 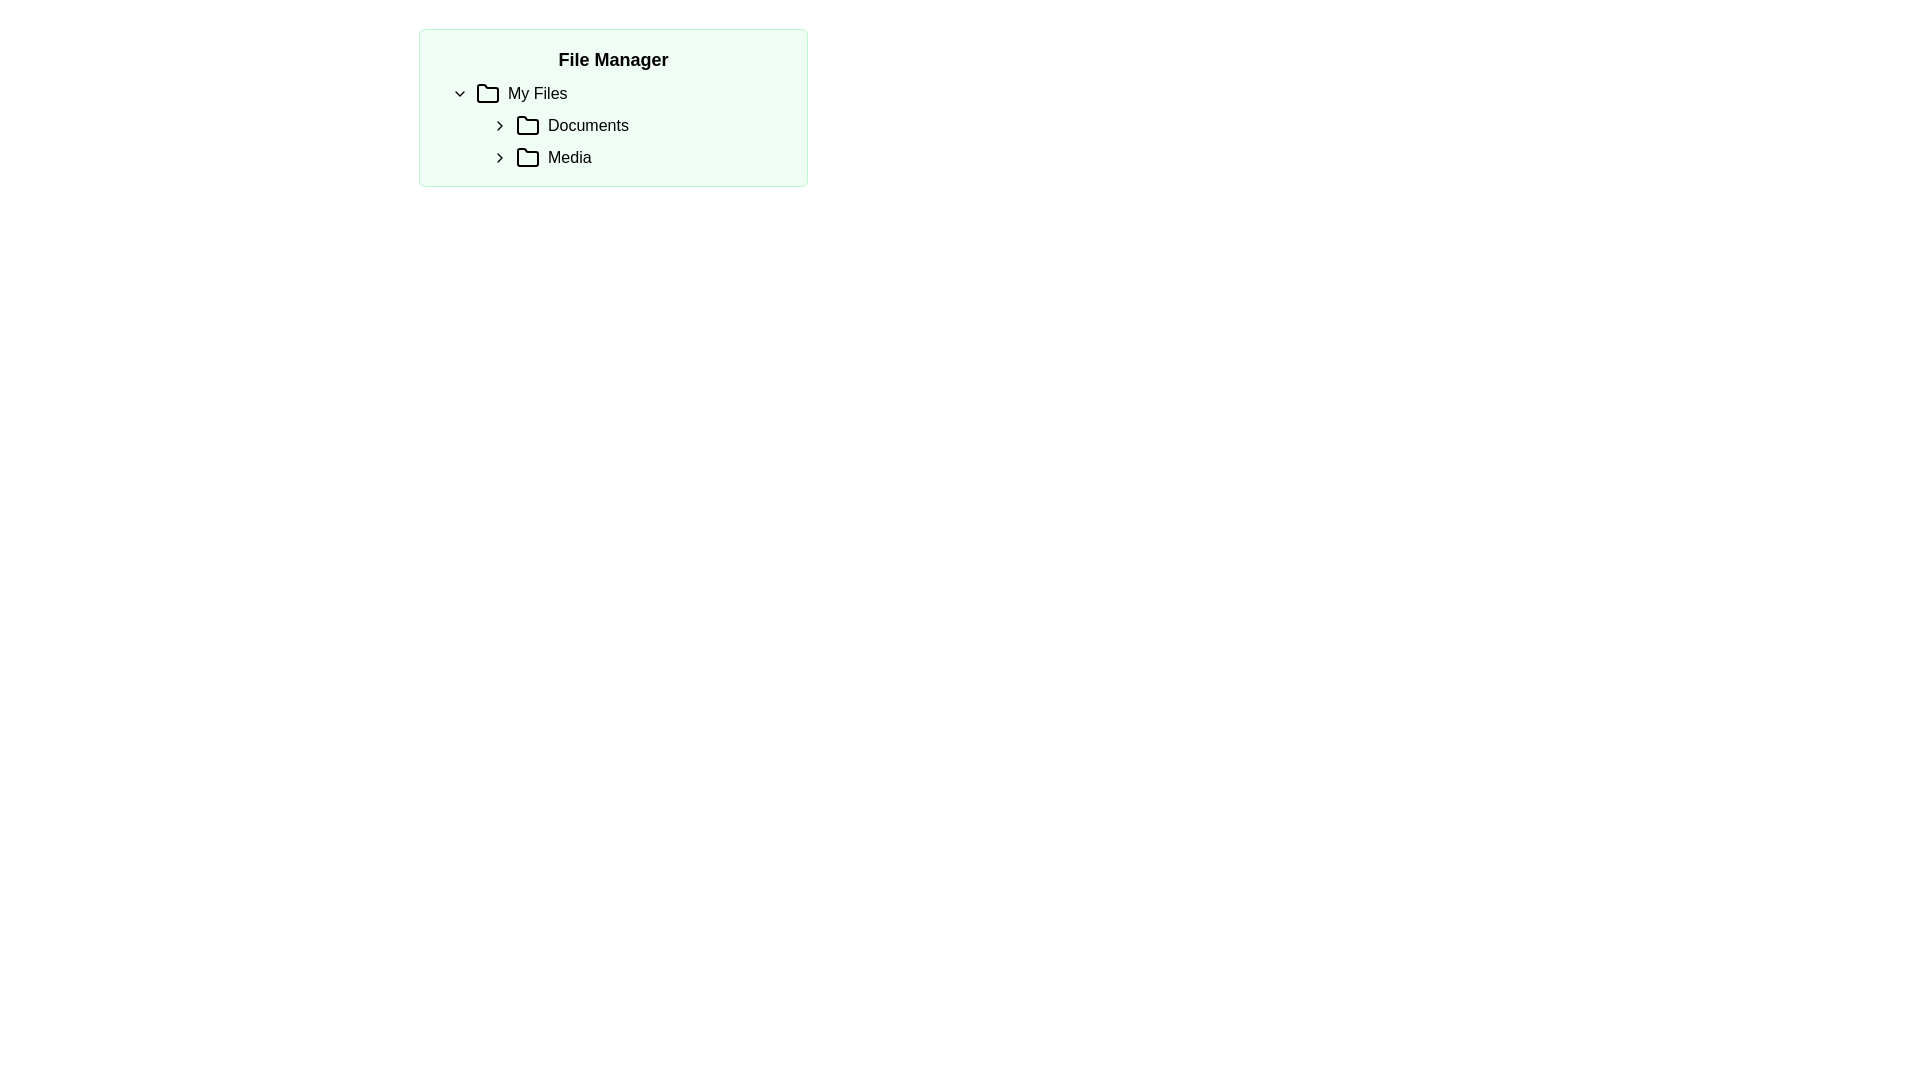 What do you see at coordinates (528, 126) in the screenshot?
I see `the 'Documents' folder icon in the File Manager interface, which is visually represented and located to the left of the text 'Documents'` at bounding box center [528, 126].